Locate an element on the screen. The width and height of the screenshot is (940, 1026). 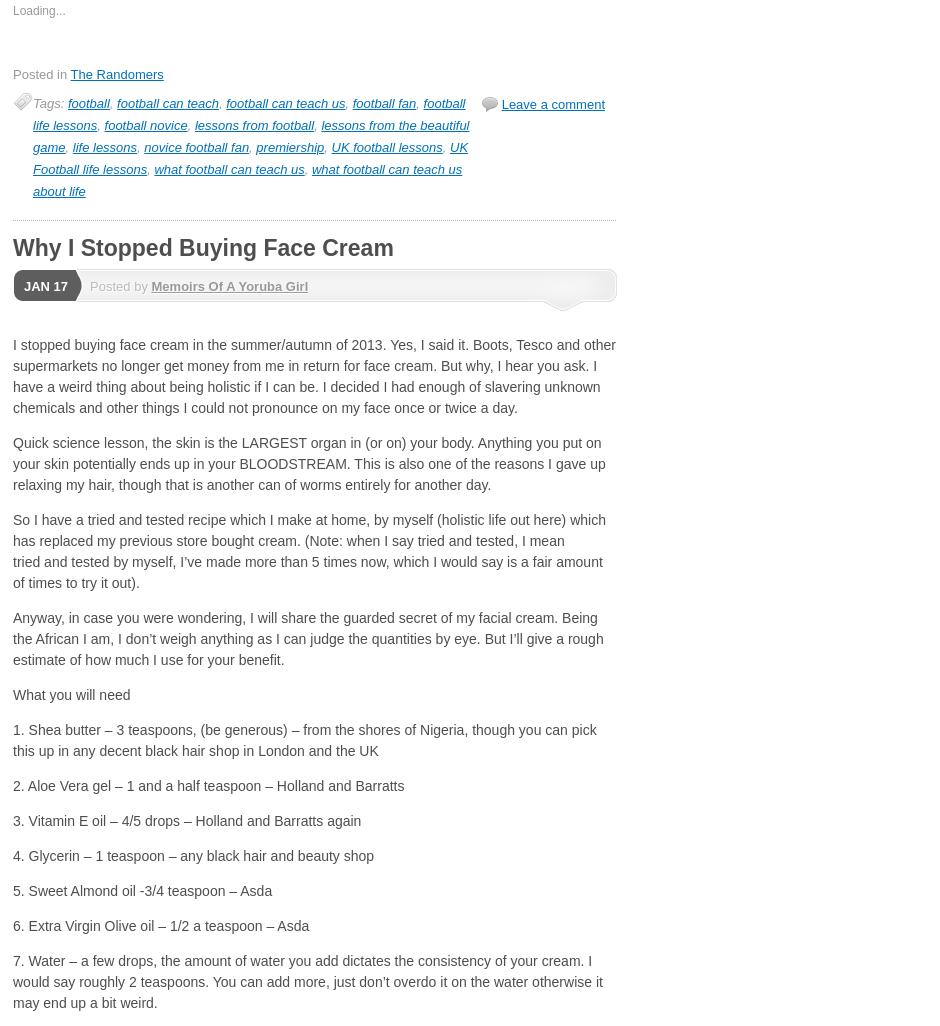
'lessons from the beautiful game' is located at coordinates (250, 135).